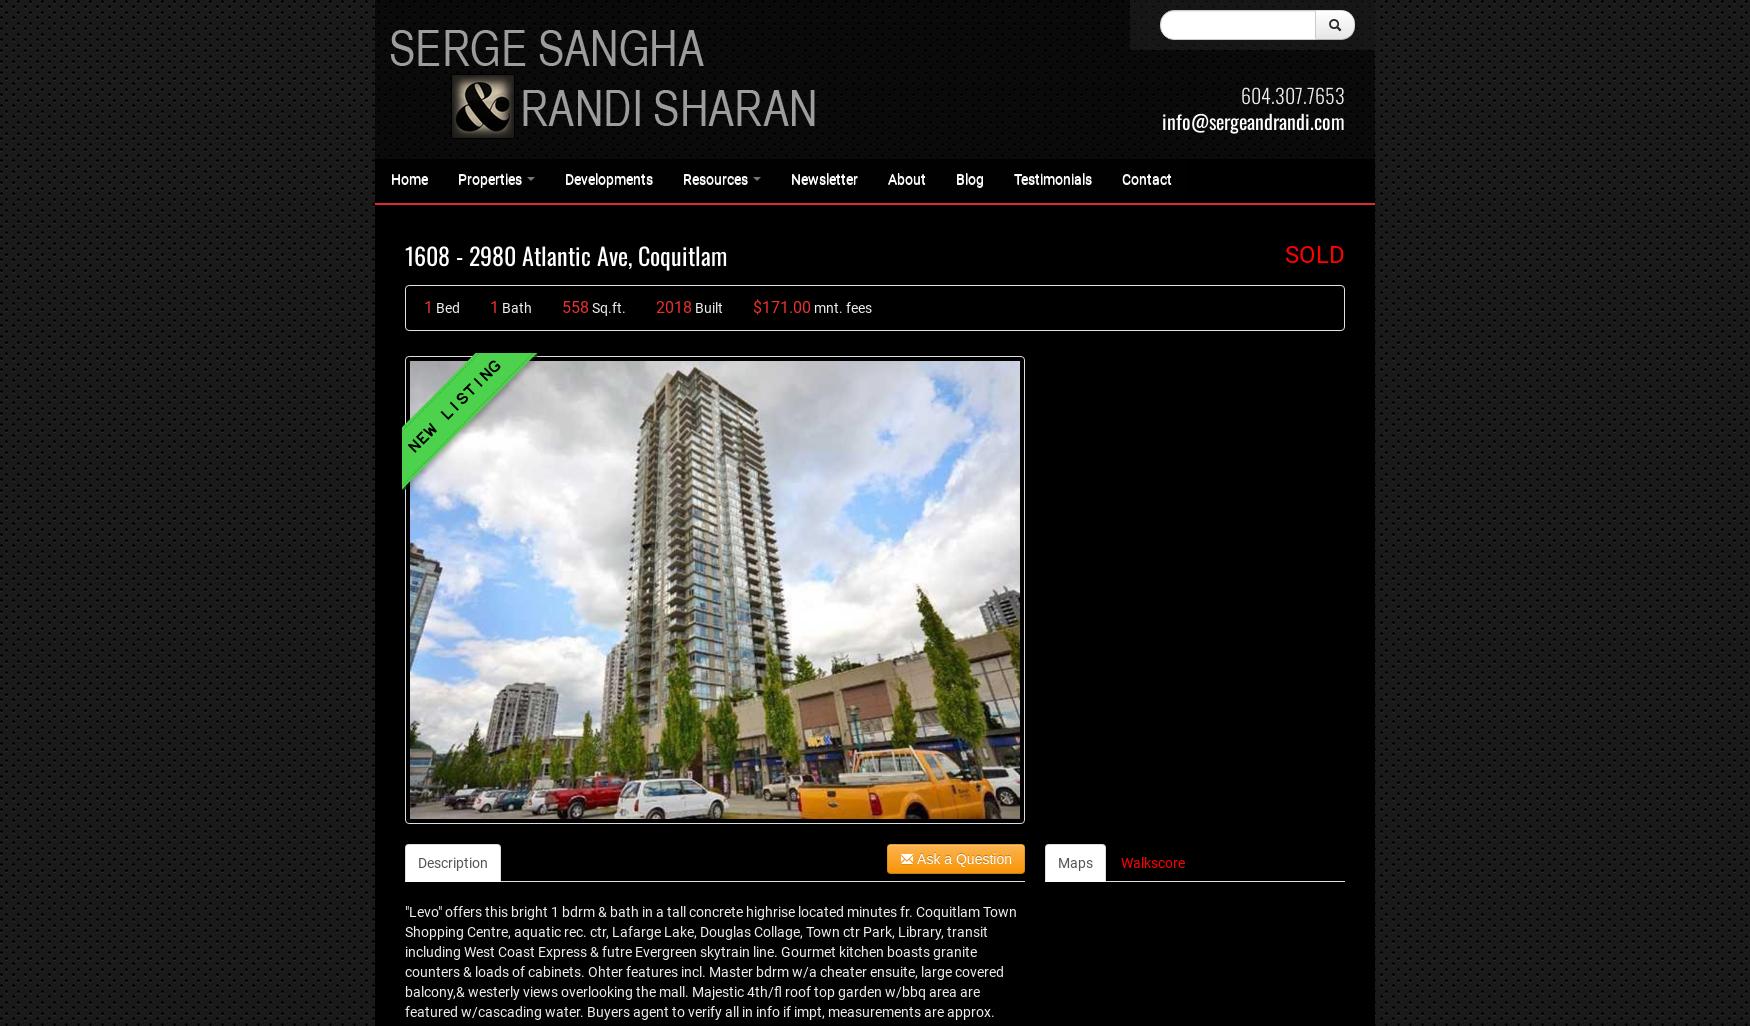  What do you see at coordinates (1252, 120) in the screenshot?
I see `'info@sergeandrandi.com'` at bounding box center [1252, 120].